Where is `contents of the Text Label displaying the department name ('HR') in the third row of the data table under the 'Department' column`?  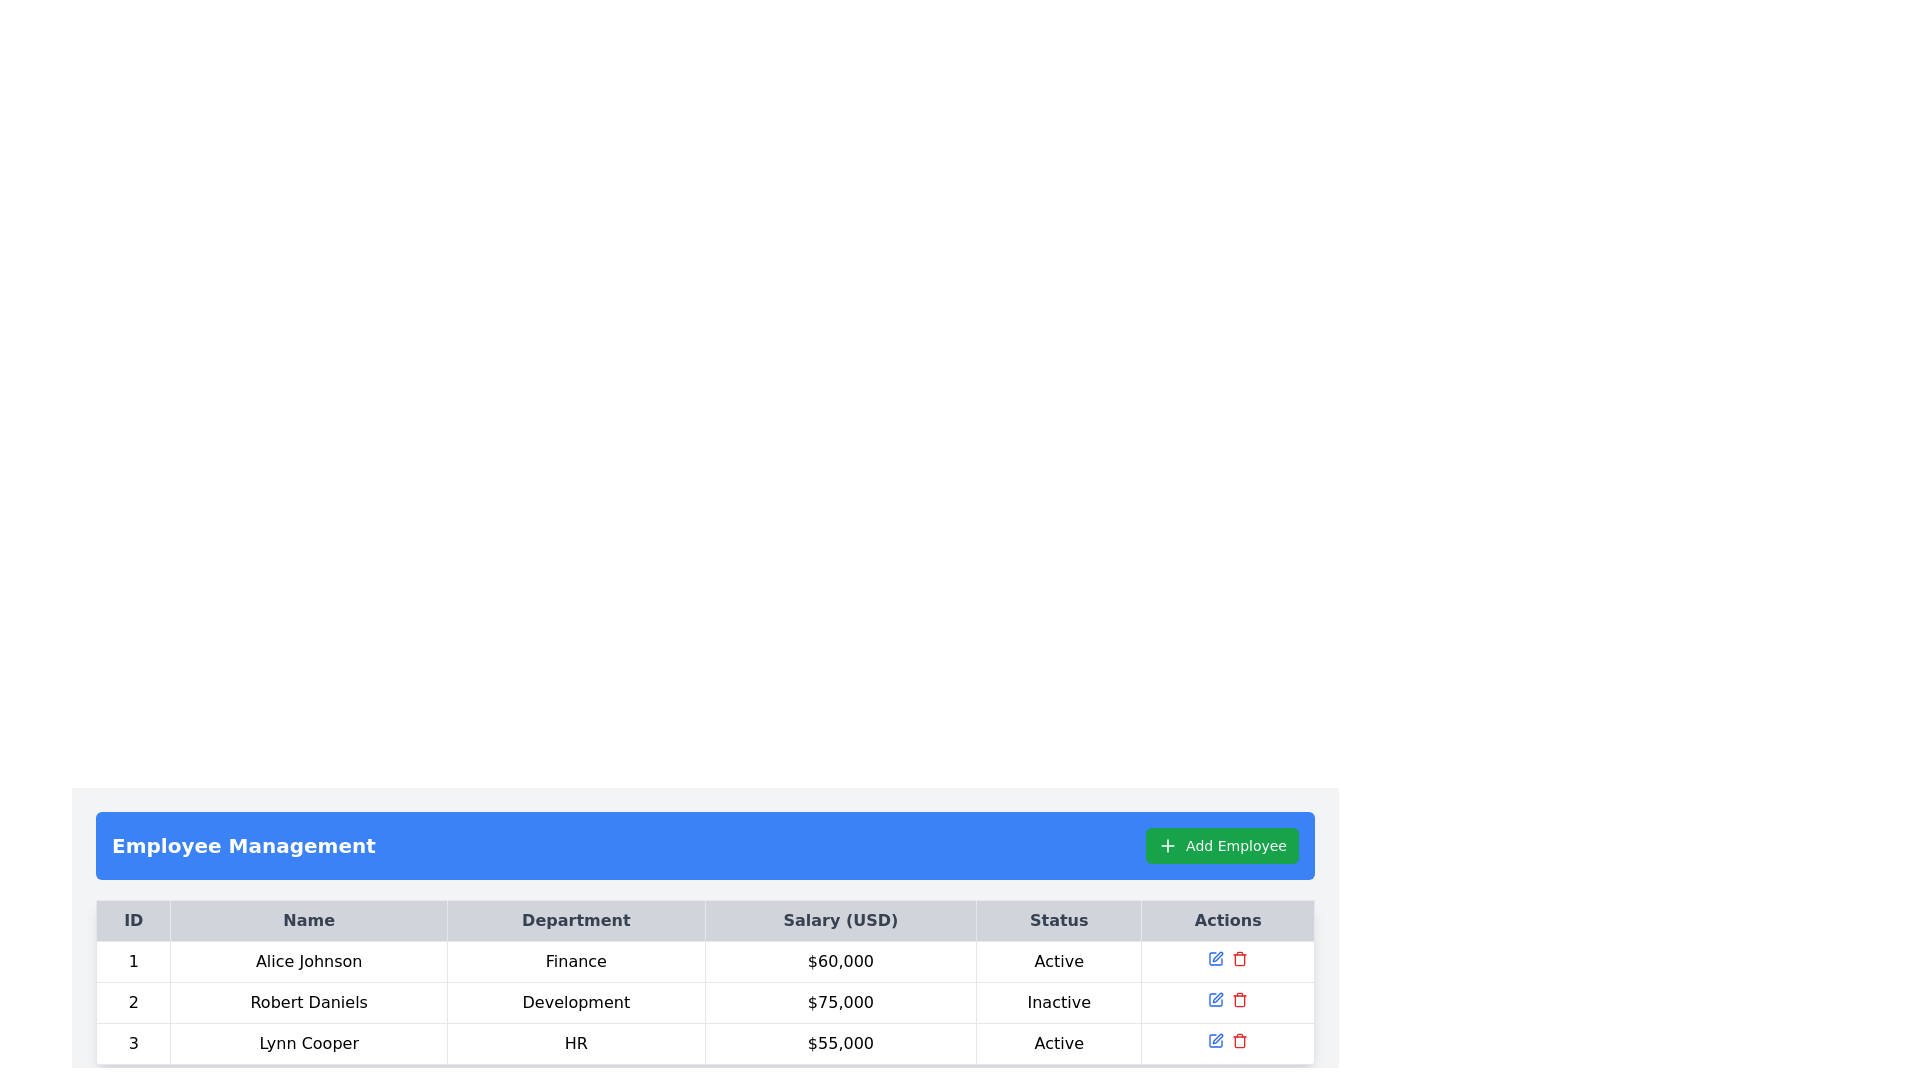 contents of the Text Label displaying the department name ('HR') in the third row of the data table under the 'Department' column is located at coordinates (575, 1043).